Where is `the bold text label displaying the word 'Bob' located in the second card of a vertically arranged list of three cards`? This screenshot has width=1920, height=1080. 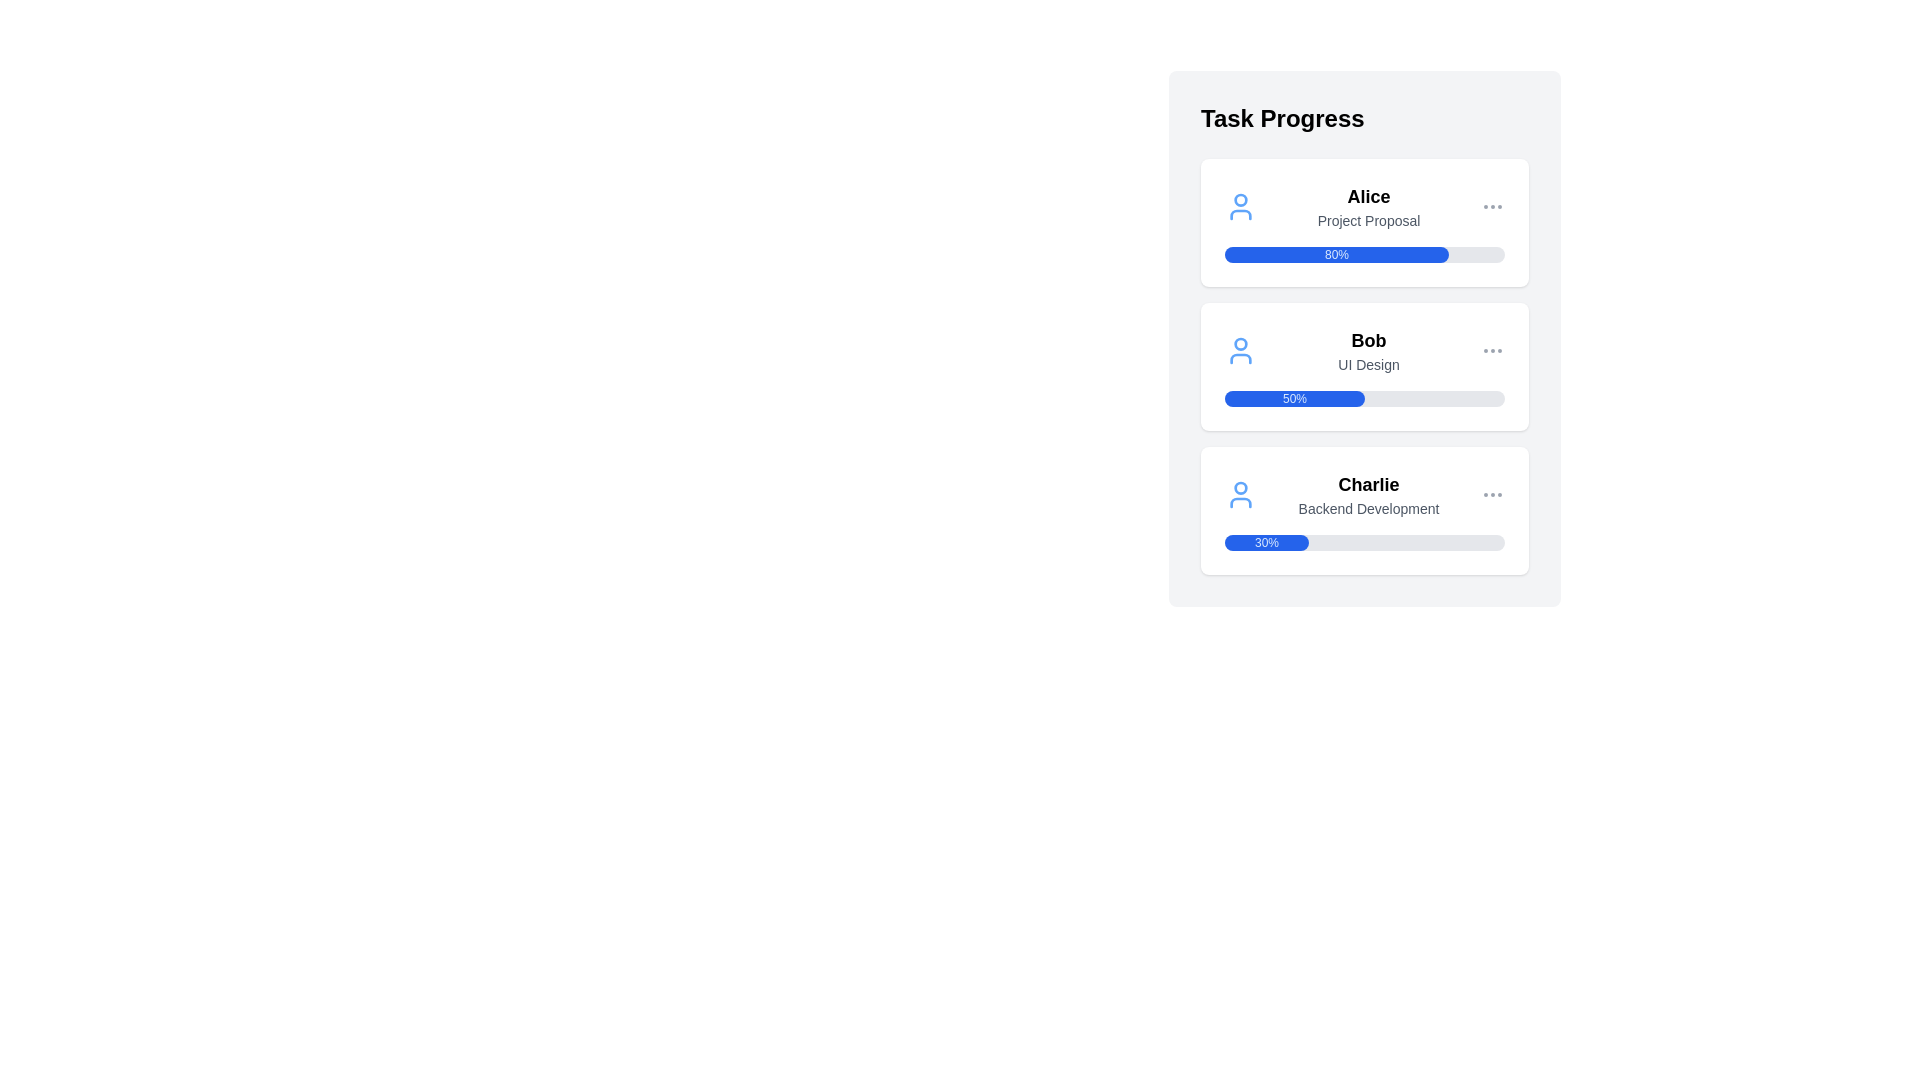 the bold text label displaying the word 'Bob' located in the second card of a vertically arranged list of three cards is located at coordinates (1367, 339).